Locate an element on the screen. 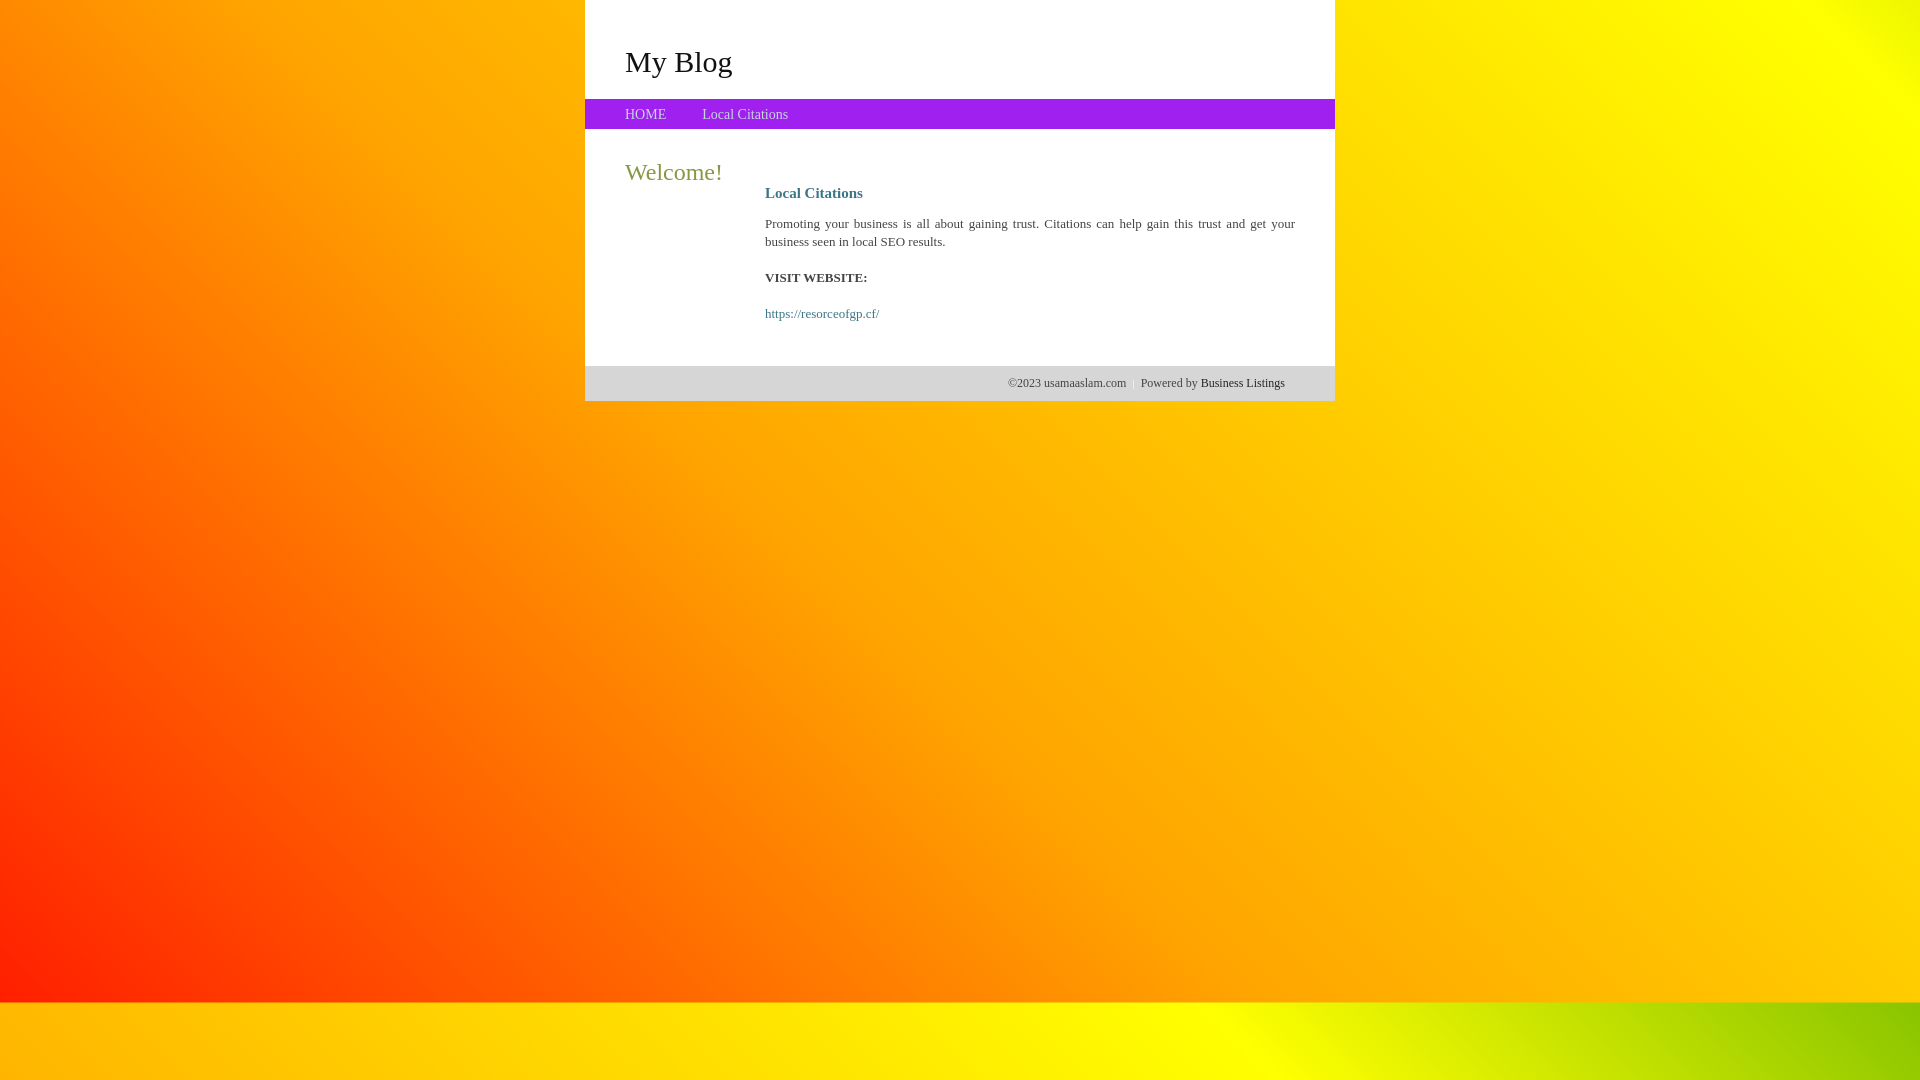 This screenshot has width=1920, height=1080. 'HOME' is located at coordinates (623, 114).